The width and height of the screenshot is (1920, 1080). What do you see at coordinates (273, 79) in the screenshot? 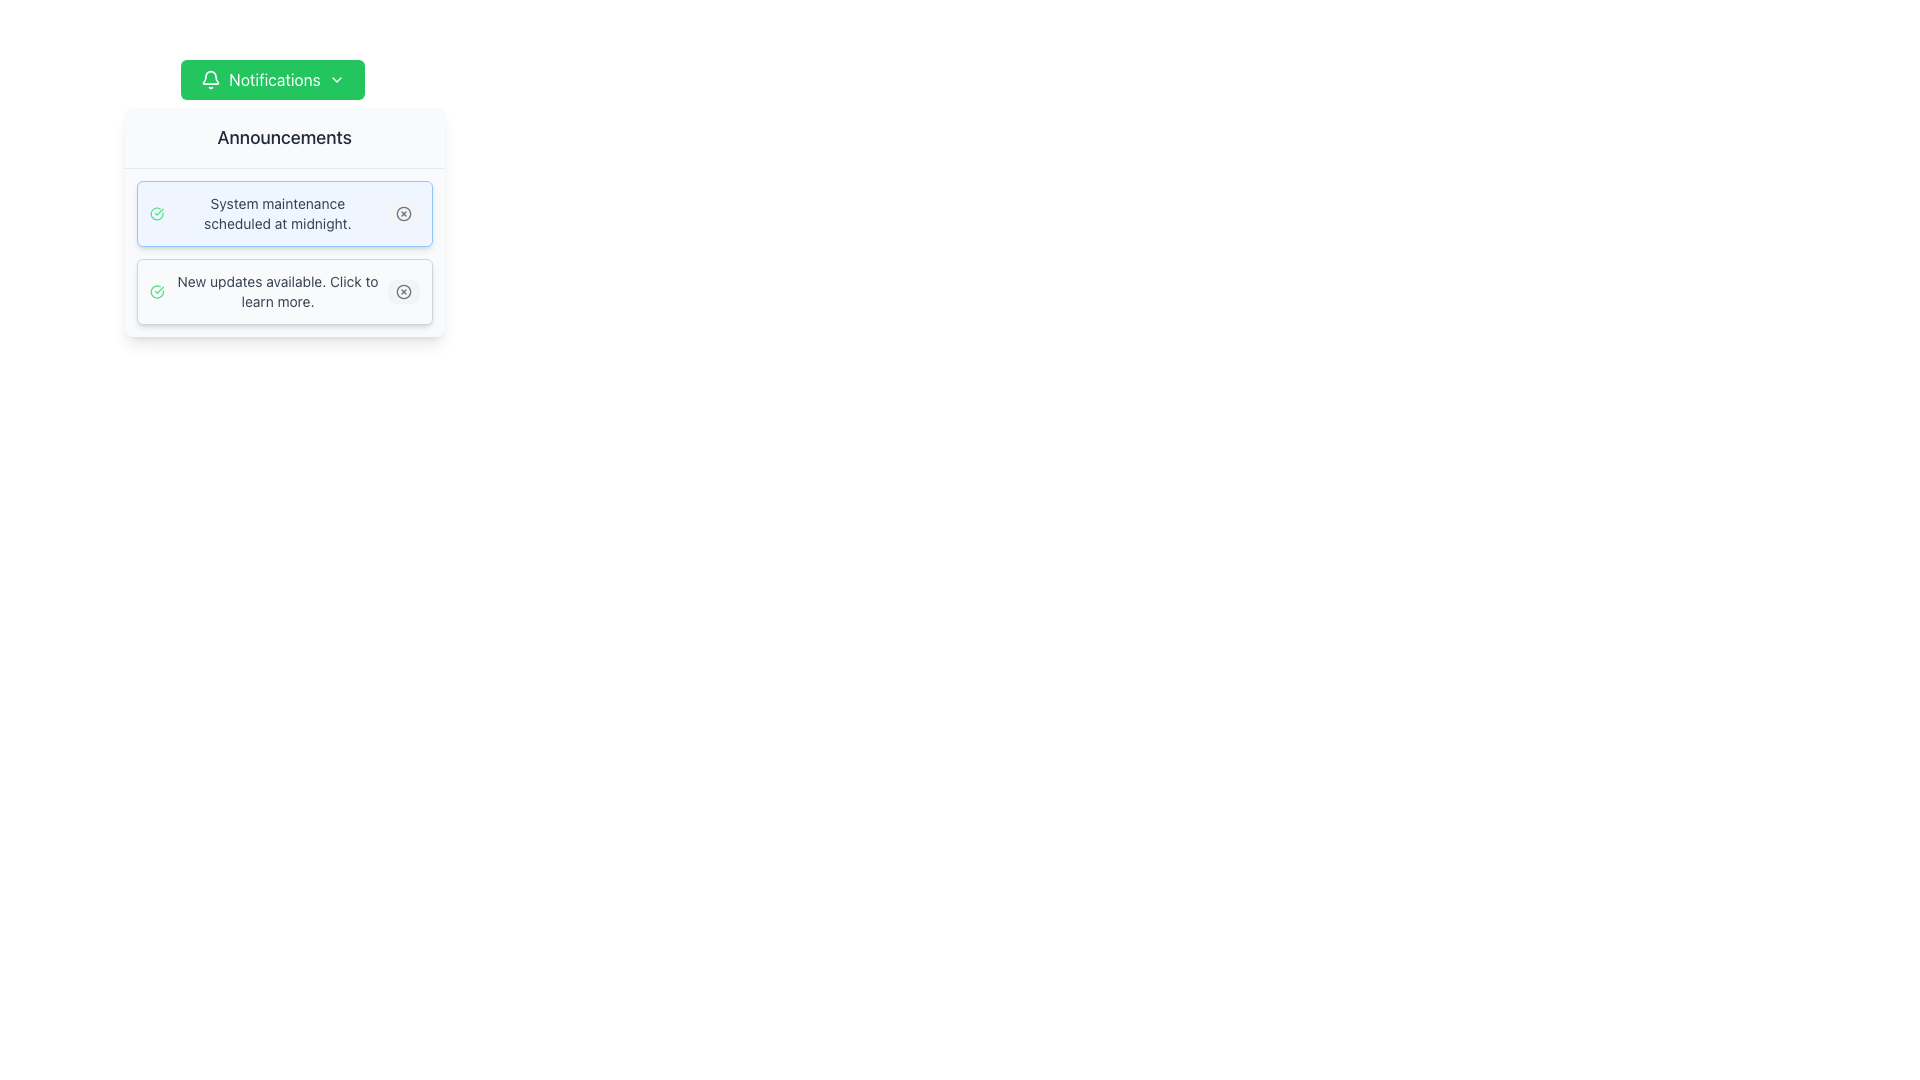
I see `the 'Notifications' label, which is styled with a white font on a green background and is part of a button-like structure` at bounding box center [273, 79].